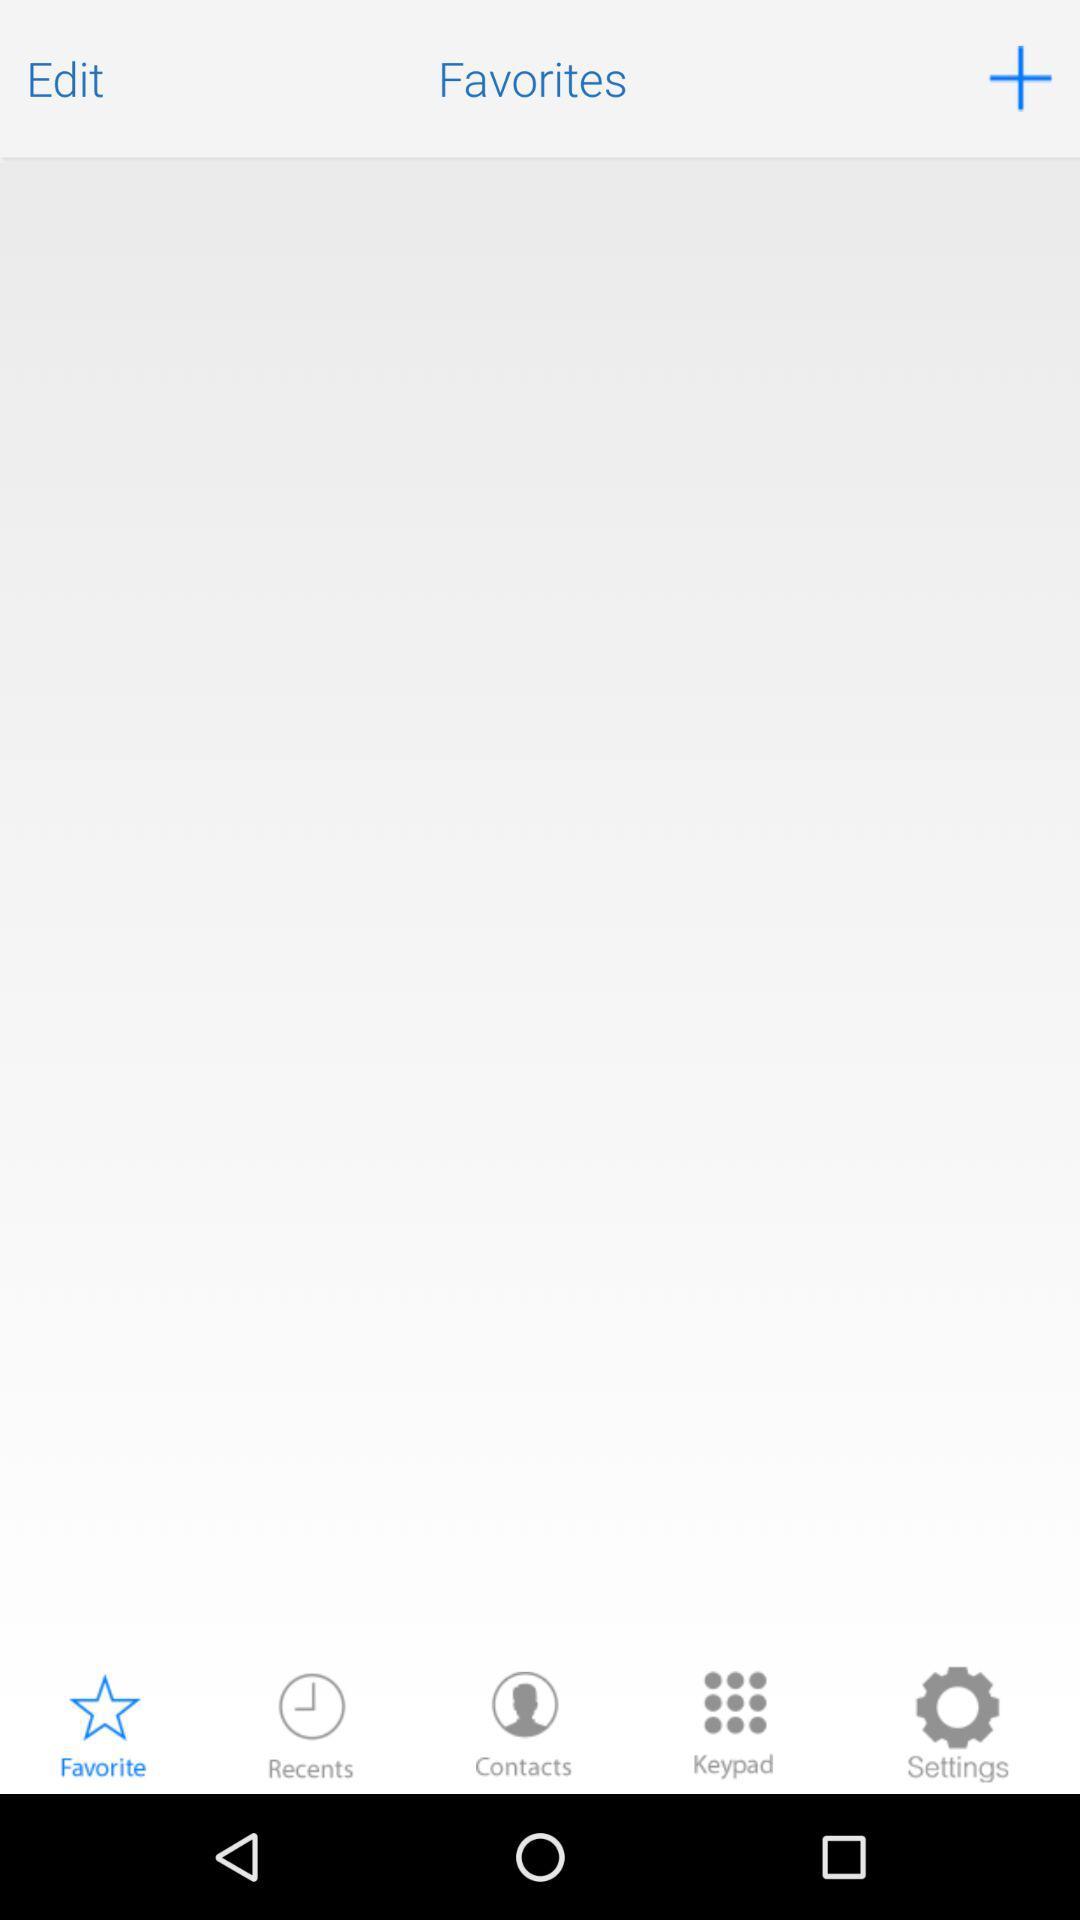 Image resolution: width=1080 pixels, height=1920 pixels. What do you see at coordinates (956, 1723) in the screenshot?
I see `adjust settings` at bounding box center [956, 1723].